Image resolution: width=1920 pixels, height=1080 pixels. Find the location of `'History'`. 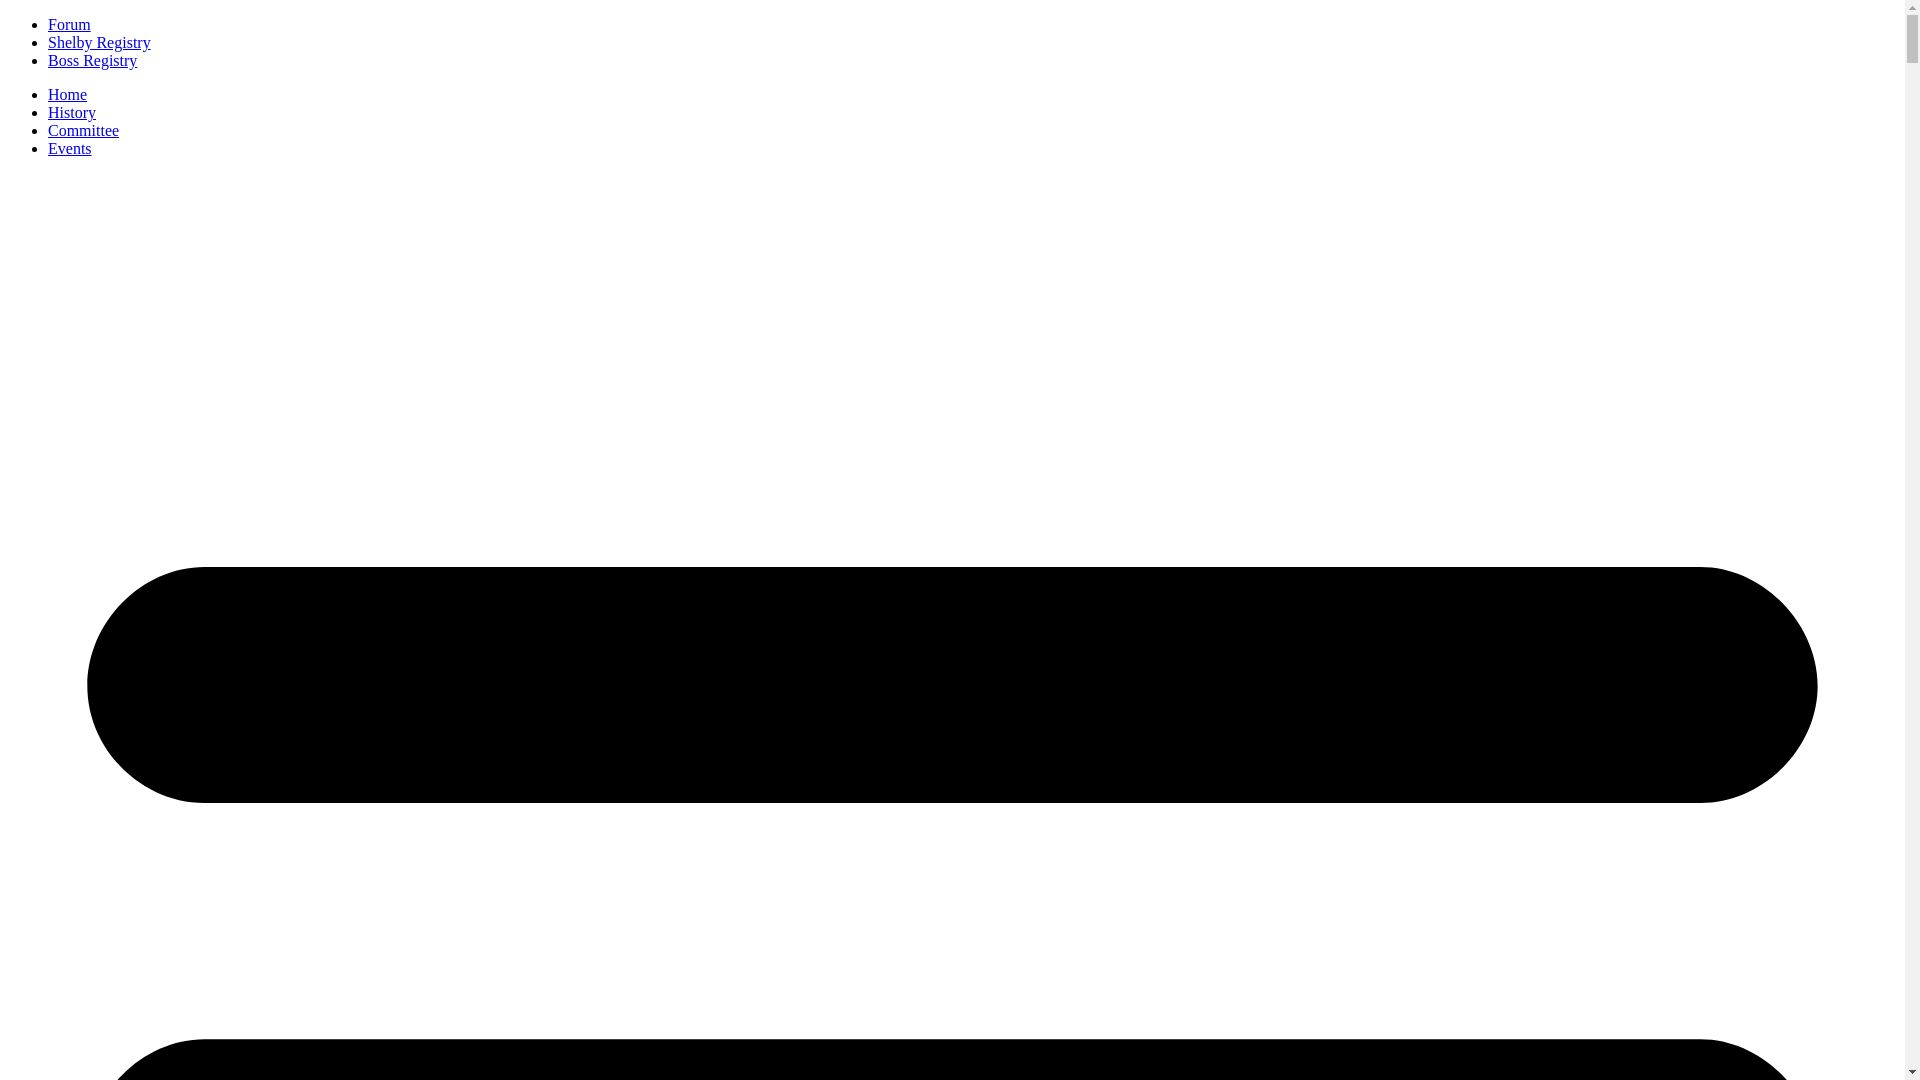

'History' is located at coordinates (48, 112).